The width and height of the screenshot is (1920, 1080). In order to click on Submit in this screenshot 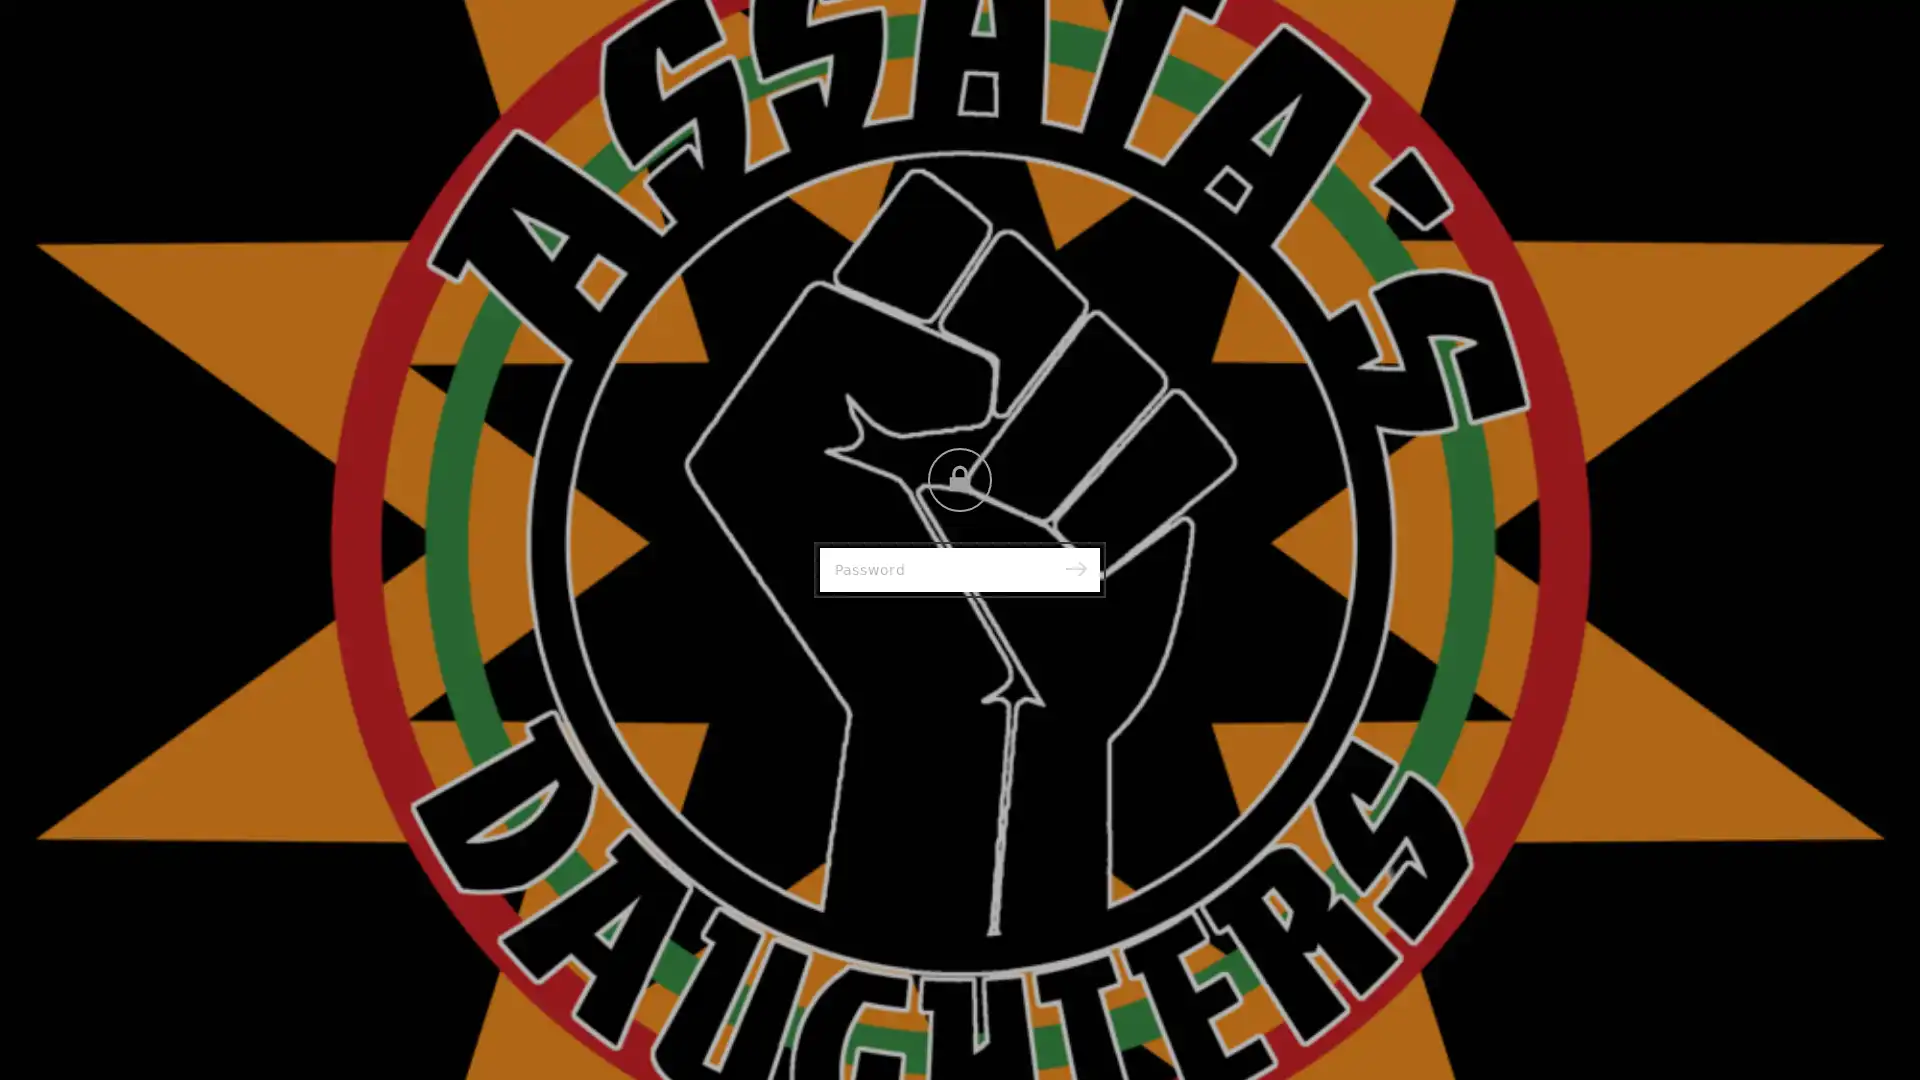, I will do `click(1074, 570)`.